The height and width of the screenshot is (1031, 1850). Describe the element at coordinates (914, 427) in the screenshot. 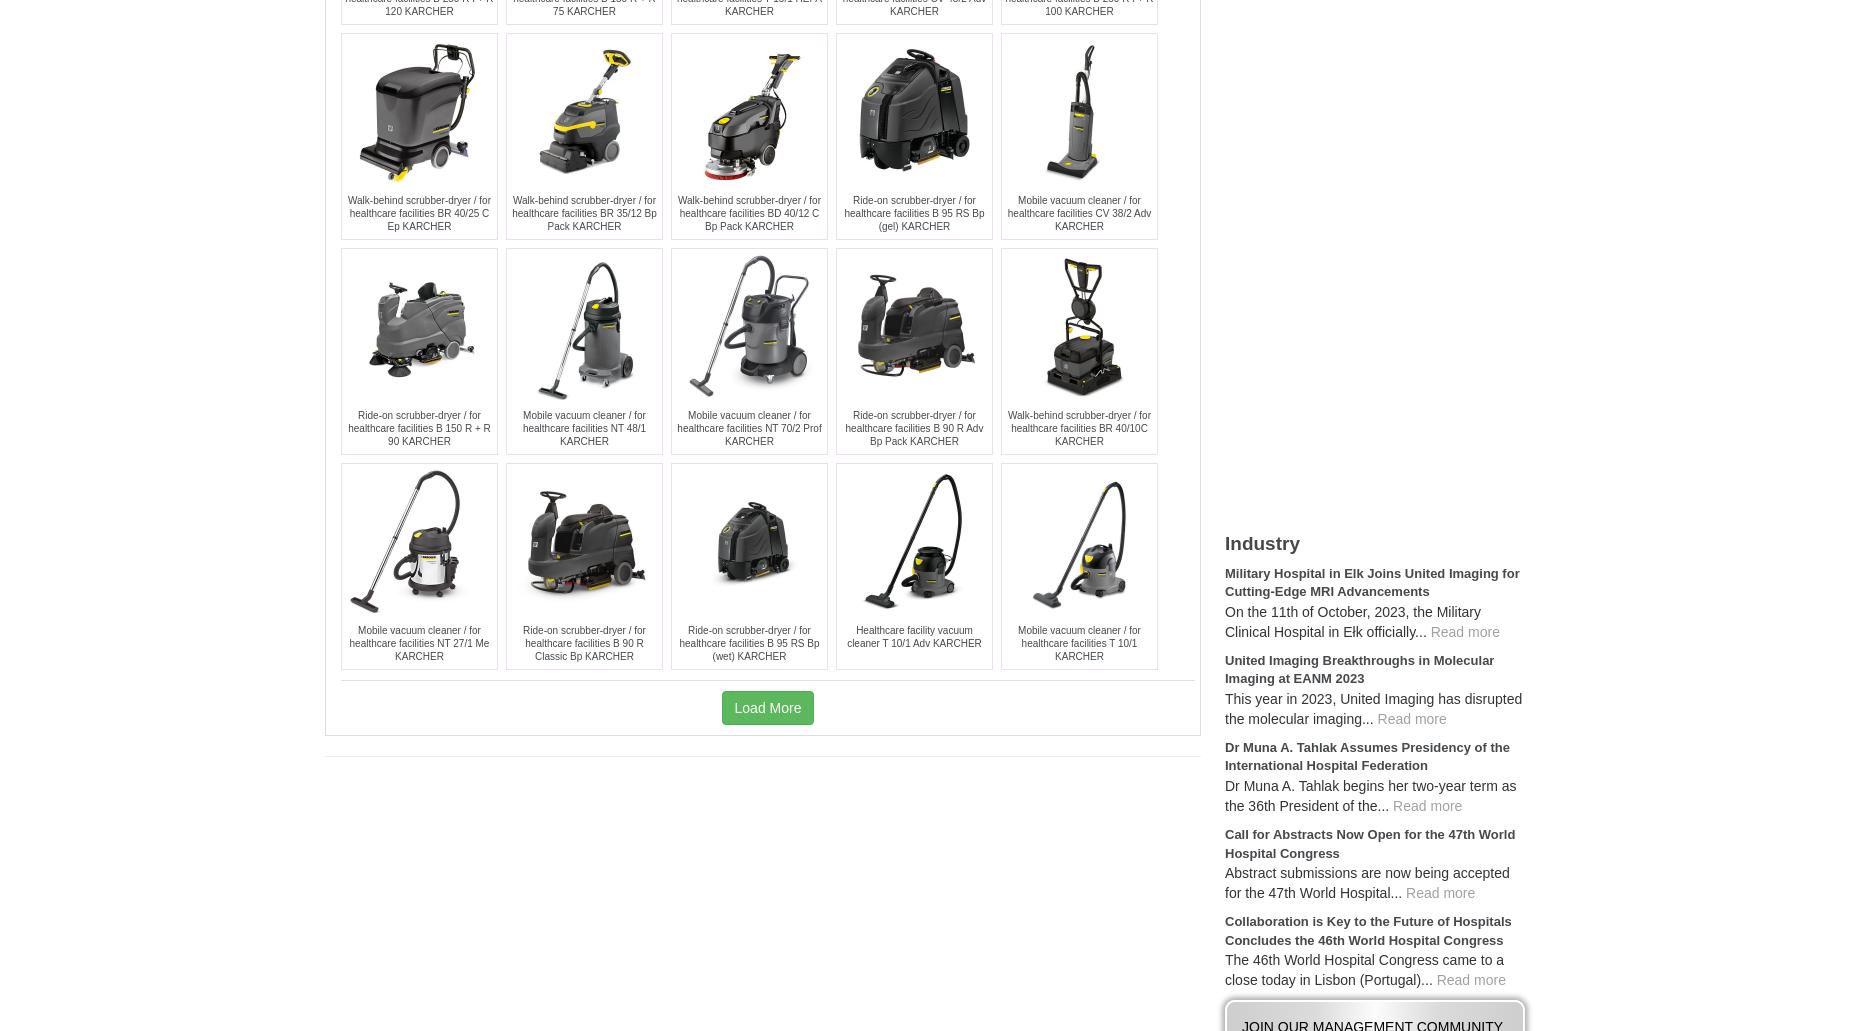

I see `'Ride-on scrubber-dryer / for healthcare facilities B 90 R Adv Bp Pack KARCHER'` at that location.